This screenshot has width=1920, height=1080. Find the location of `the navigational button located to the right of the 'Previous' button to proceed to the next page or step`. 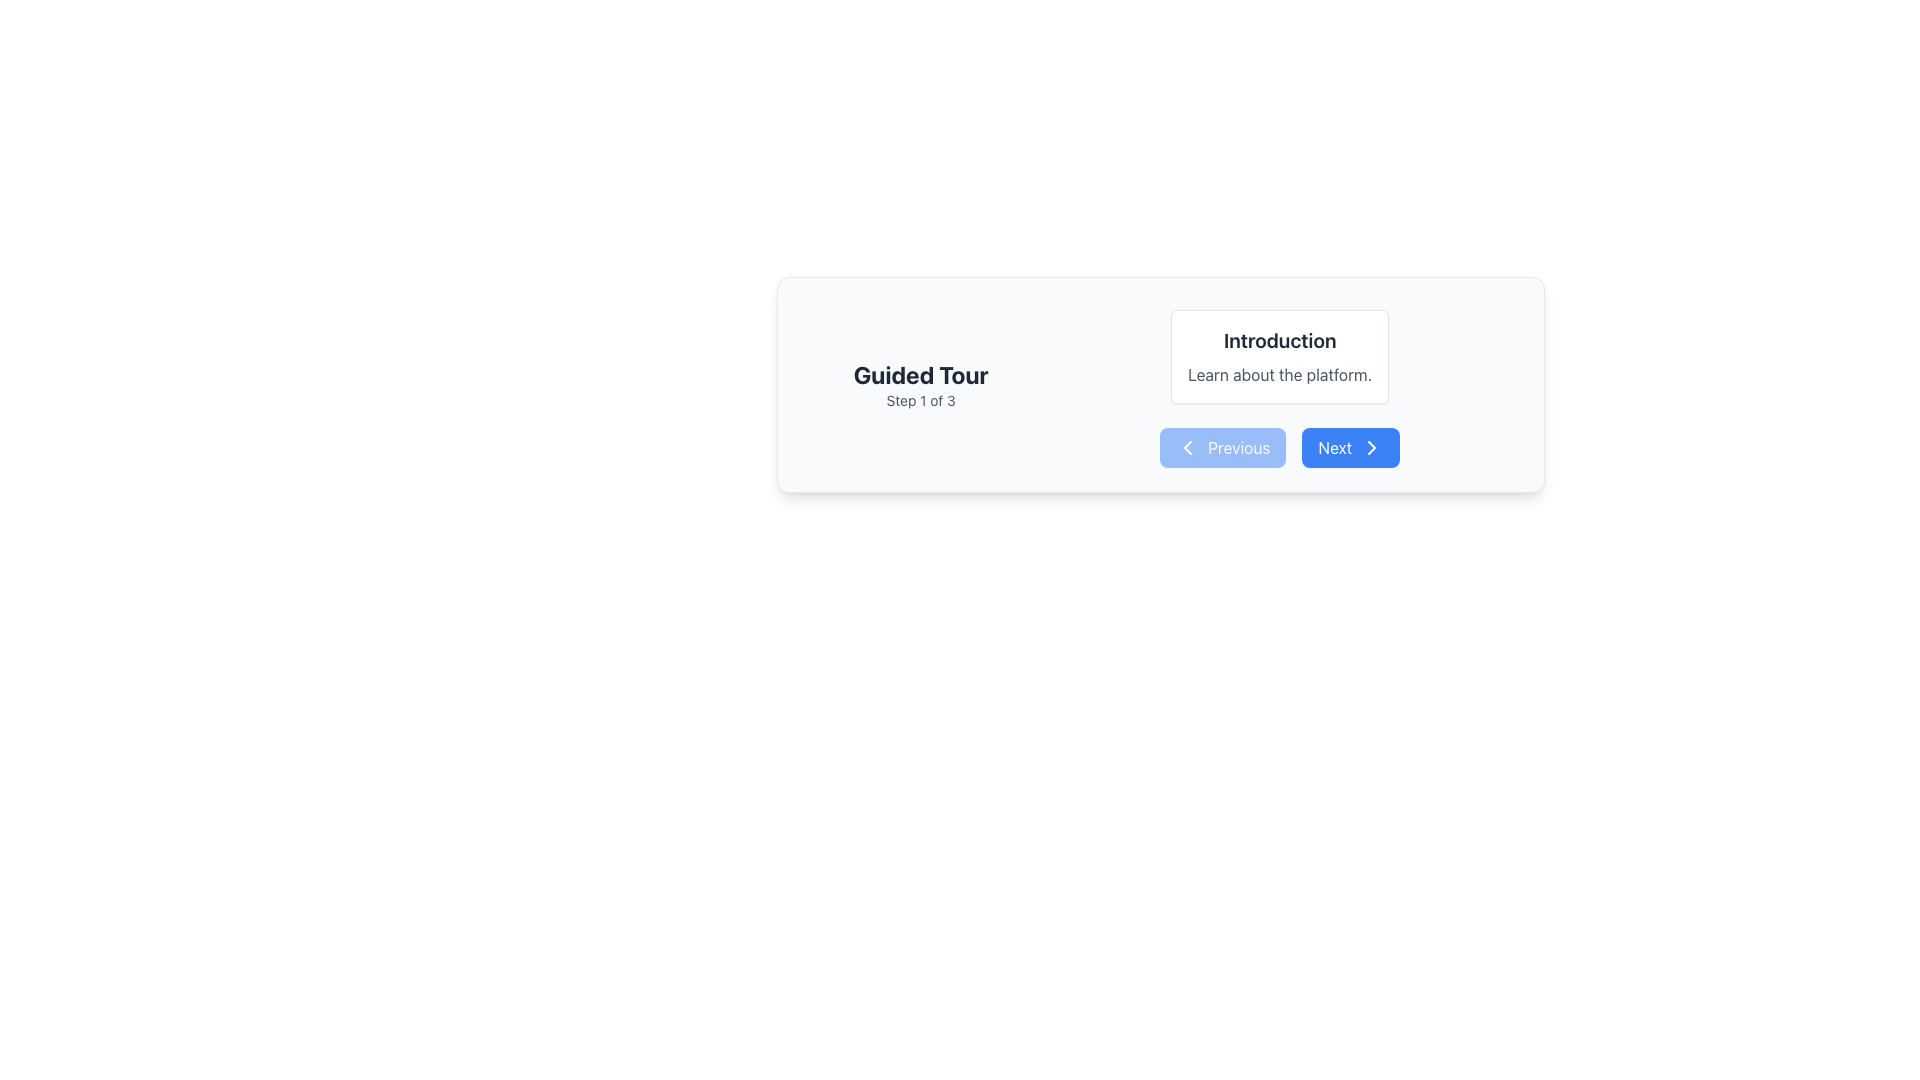

the navigational button located to the right of the 'Previous' button to proceed to the next page or step is located at coordinates (1351, 446).